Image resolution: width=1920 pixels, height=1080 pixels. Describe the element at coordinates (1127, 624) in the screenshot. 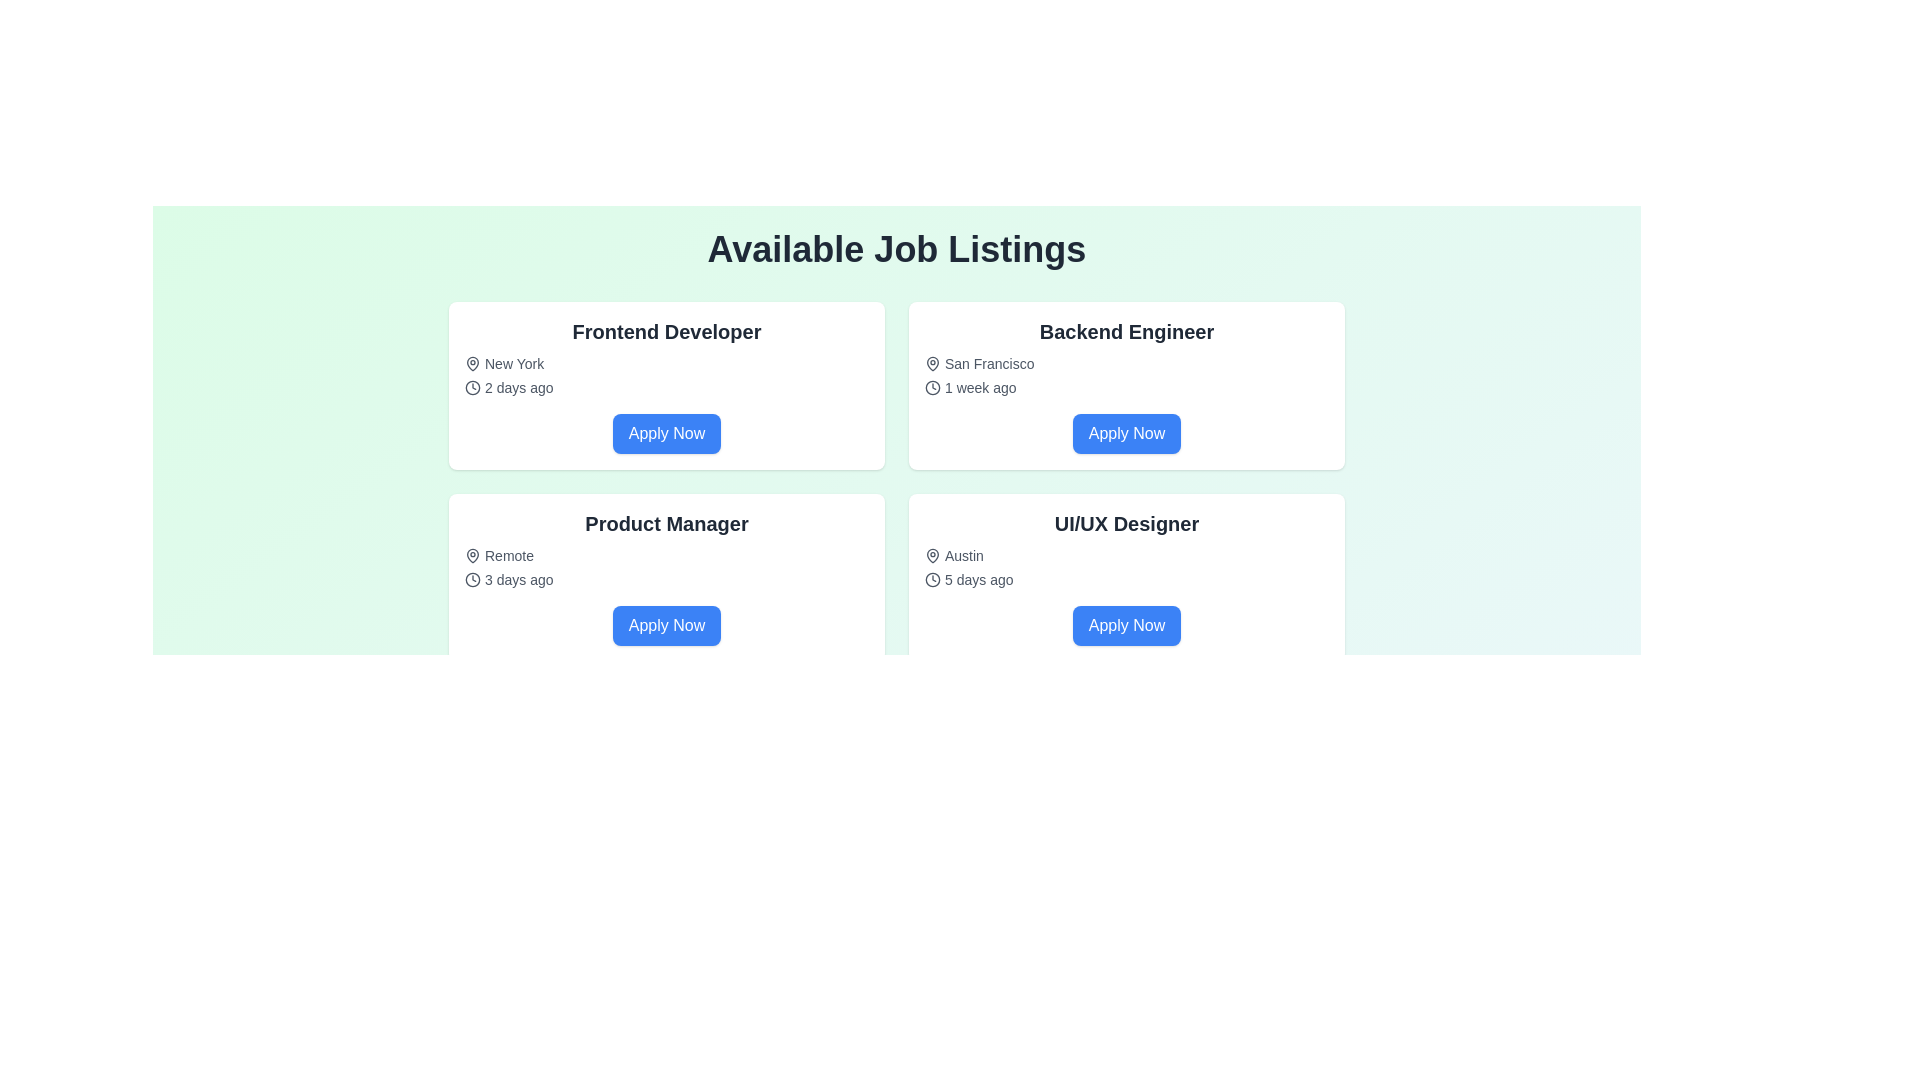

I see `the 'Apply for UI/UX Designer' button located at the bottom right of the job listing card` at that location.